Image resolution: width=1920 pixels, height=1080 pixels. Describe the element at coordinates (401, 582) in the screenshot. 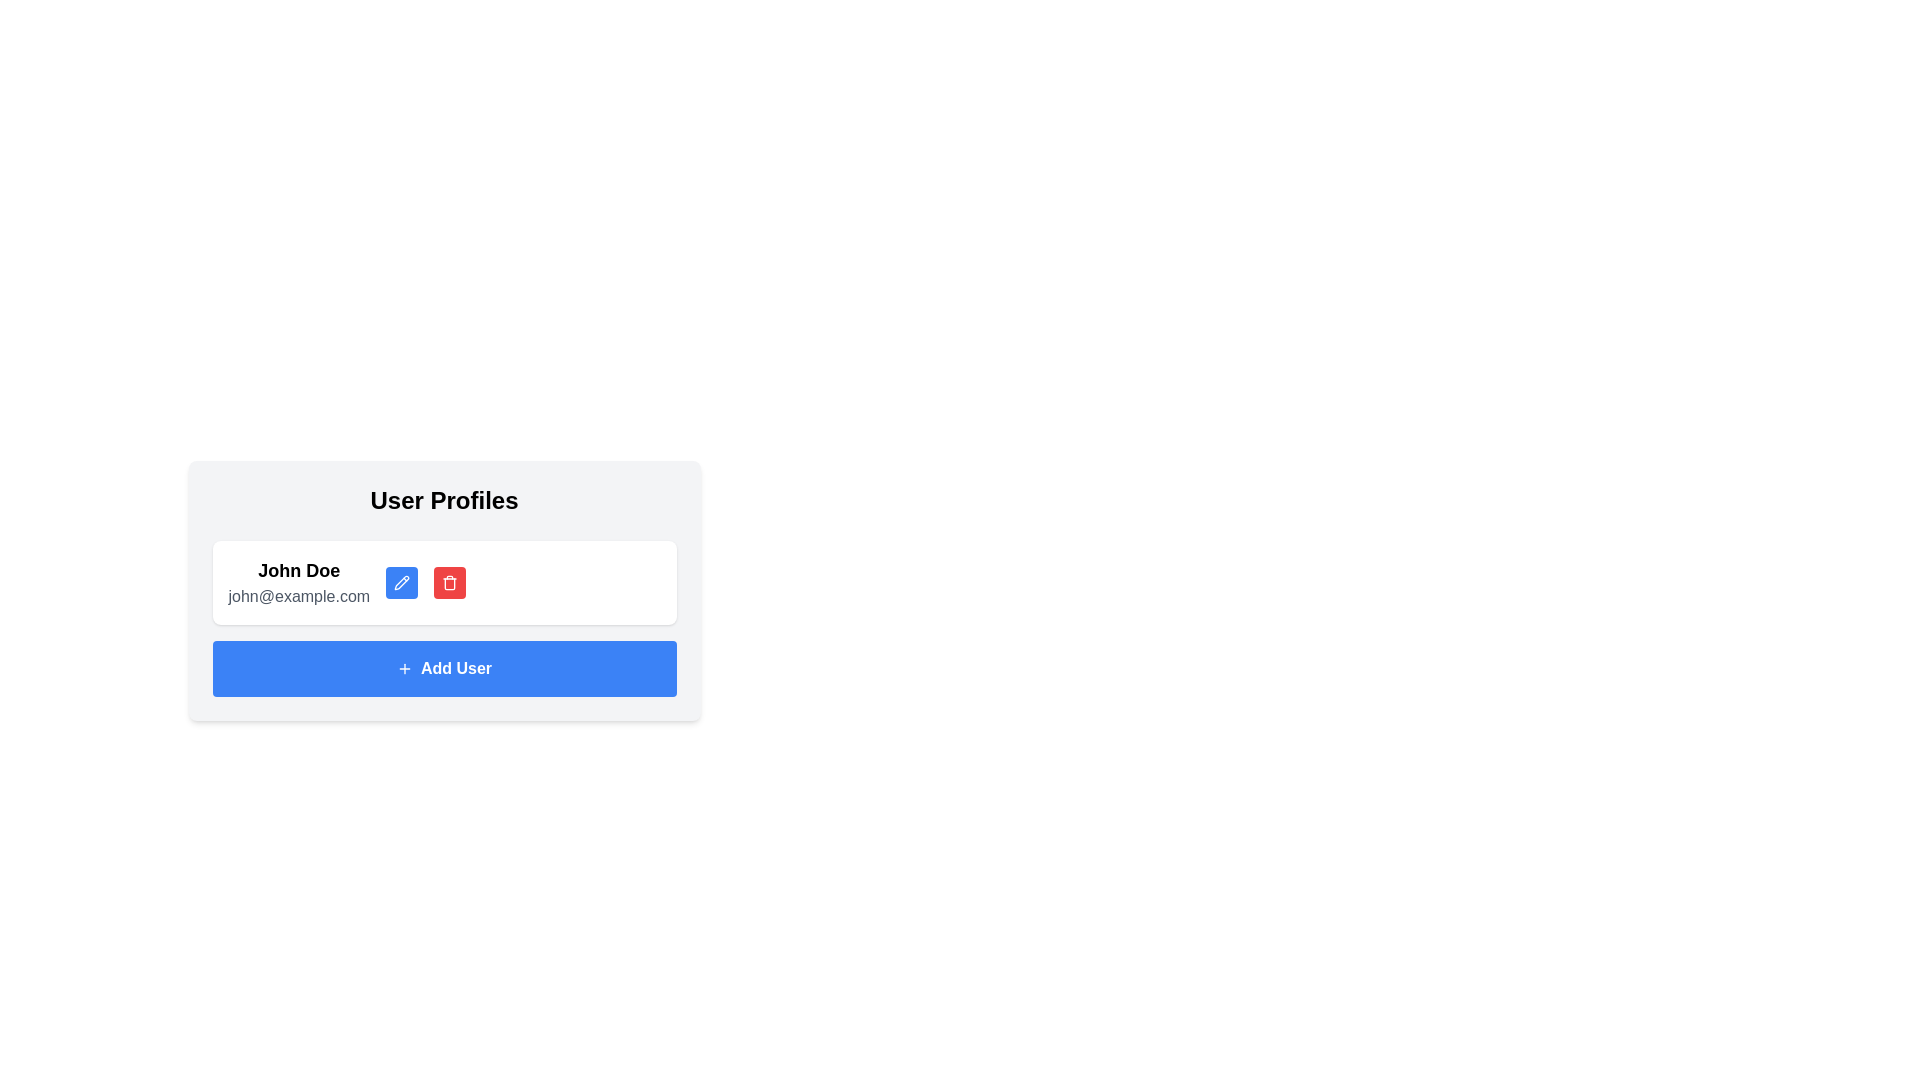

I see `the square blue button with a pencil icon located to the right of 'John Doe'` at that location.